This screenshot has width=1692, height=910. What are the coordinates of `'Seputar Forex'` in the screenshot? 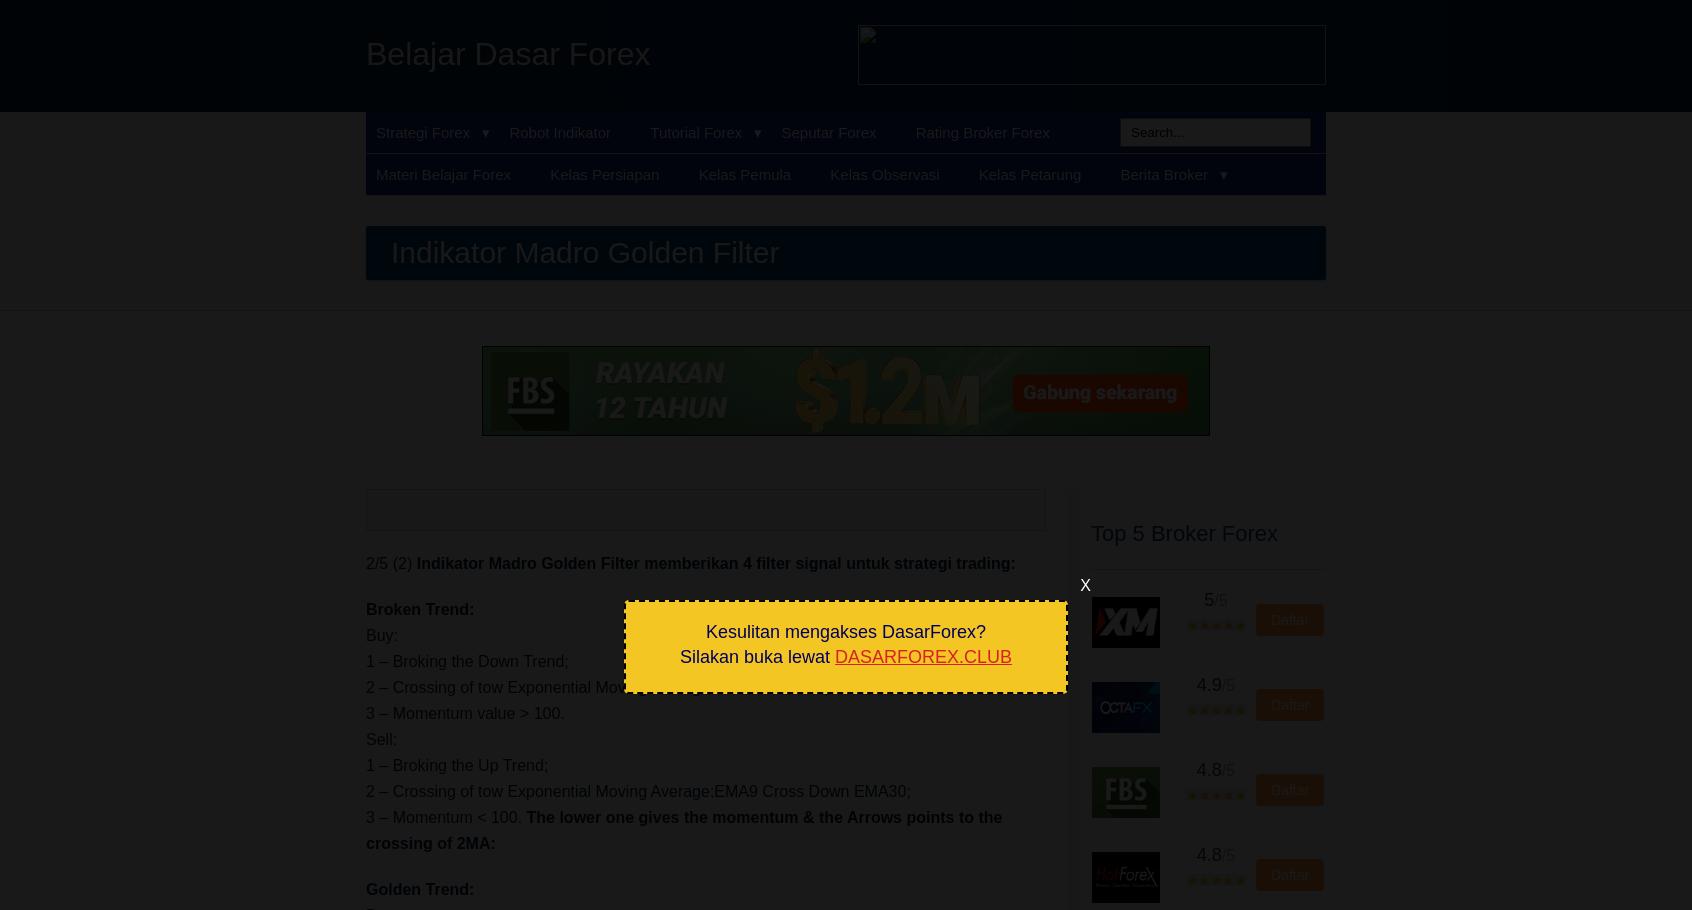 It's located at (828, 131).